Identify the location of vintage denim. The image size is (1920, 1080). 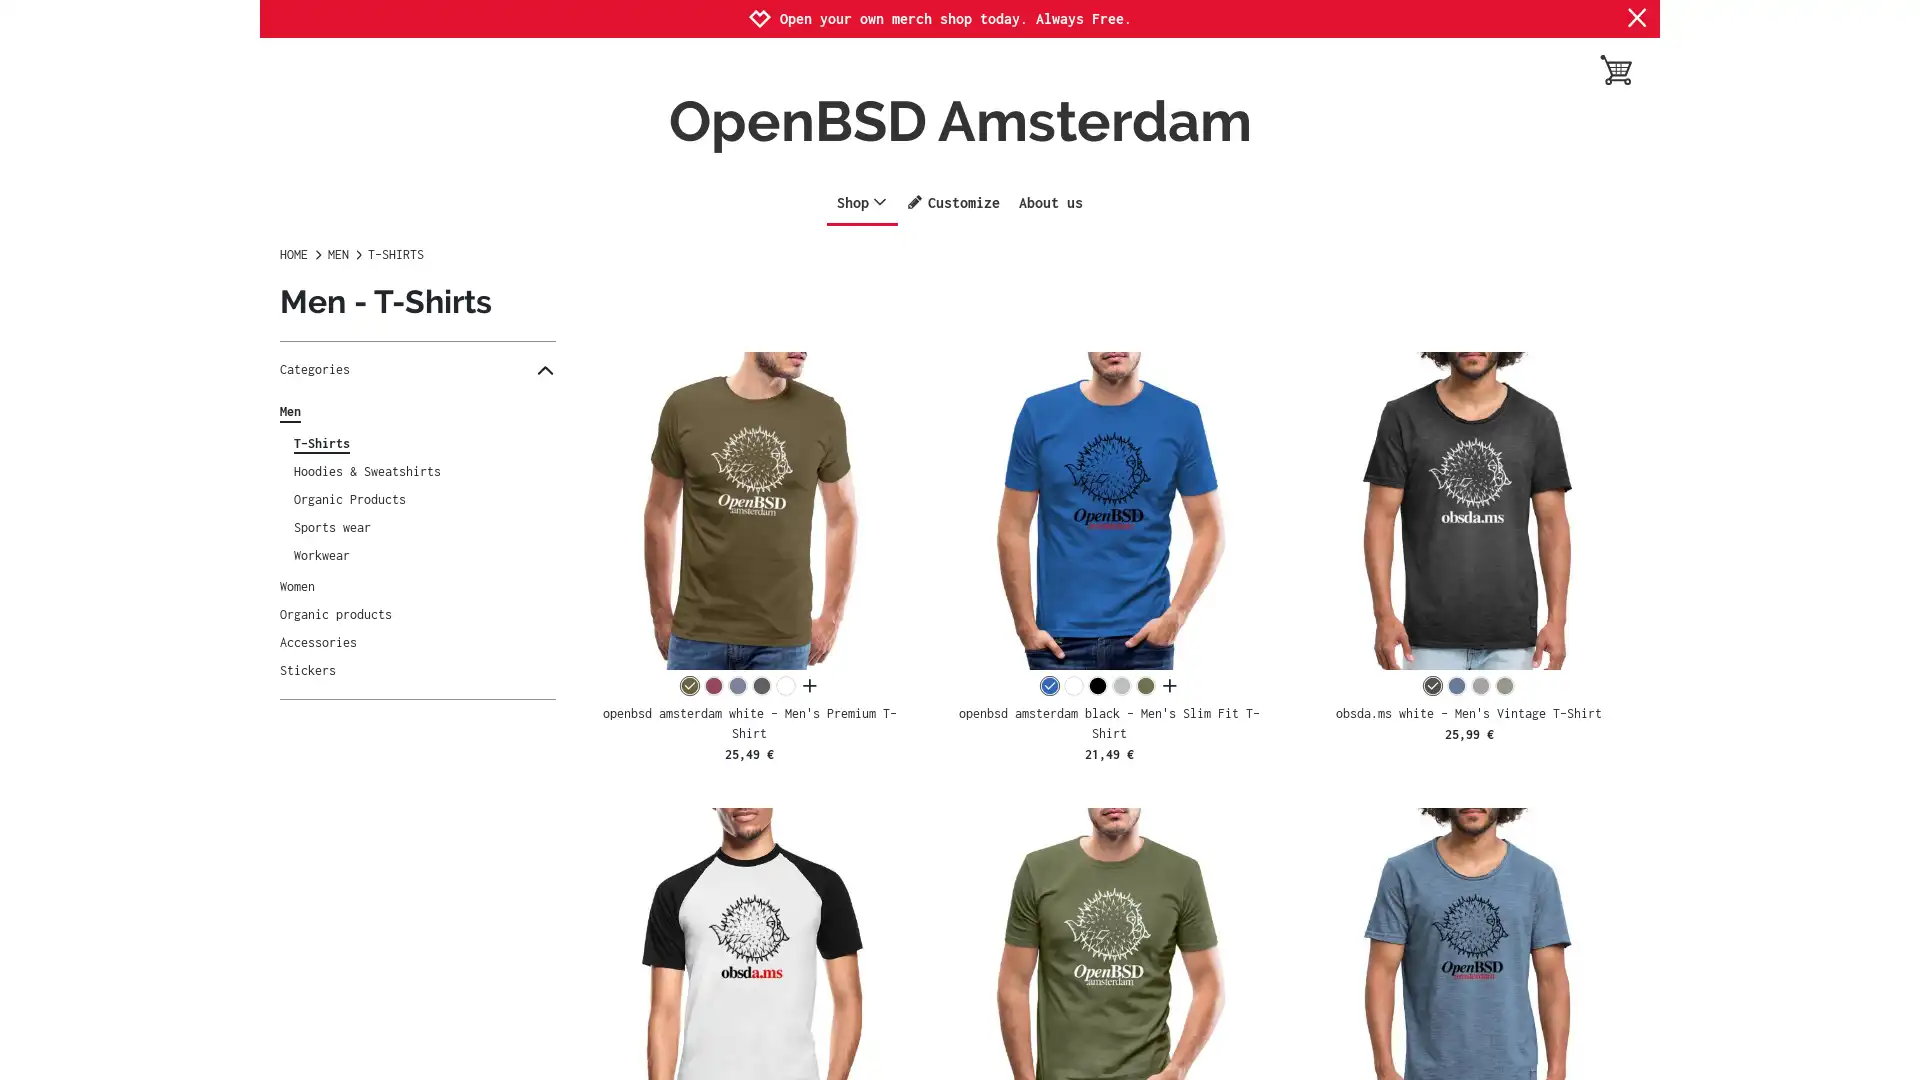
(1457, 685).